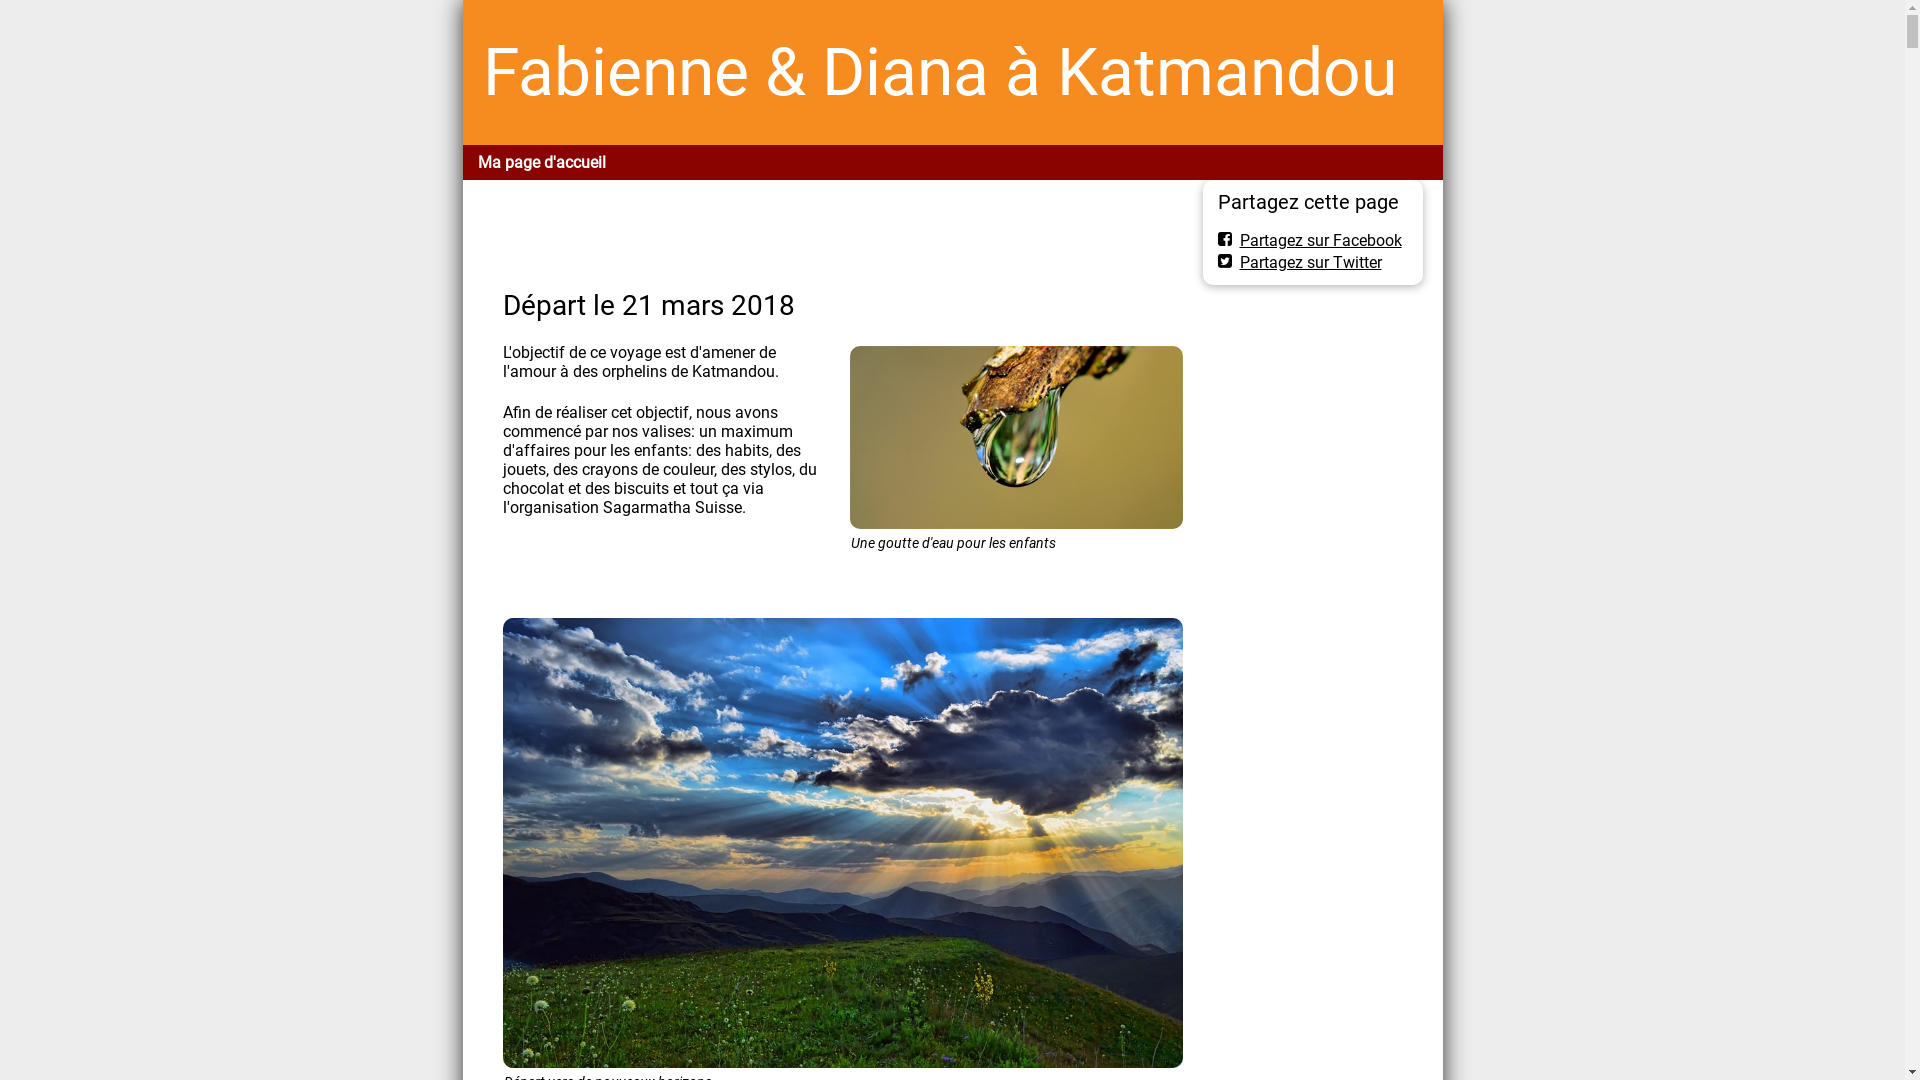  Describe the element at coordinates (1016, 436) in the screenshot. I see `'Une goutte d'eau pour les enfants'` at that location.